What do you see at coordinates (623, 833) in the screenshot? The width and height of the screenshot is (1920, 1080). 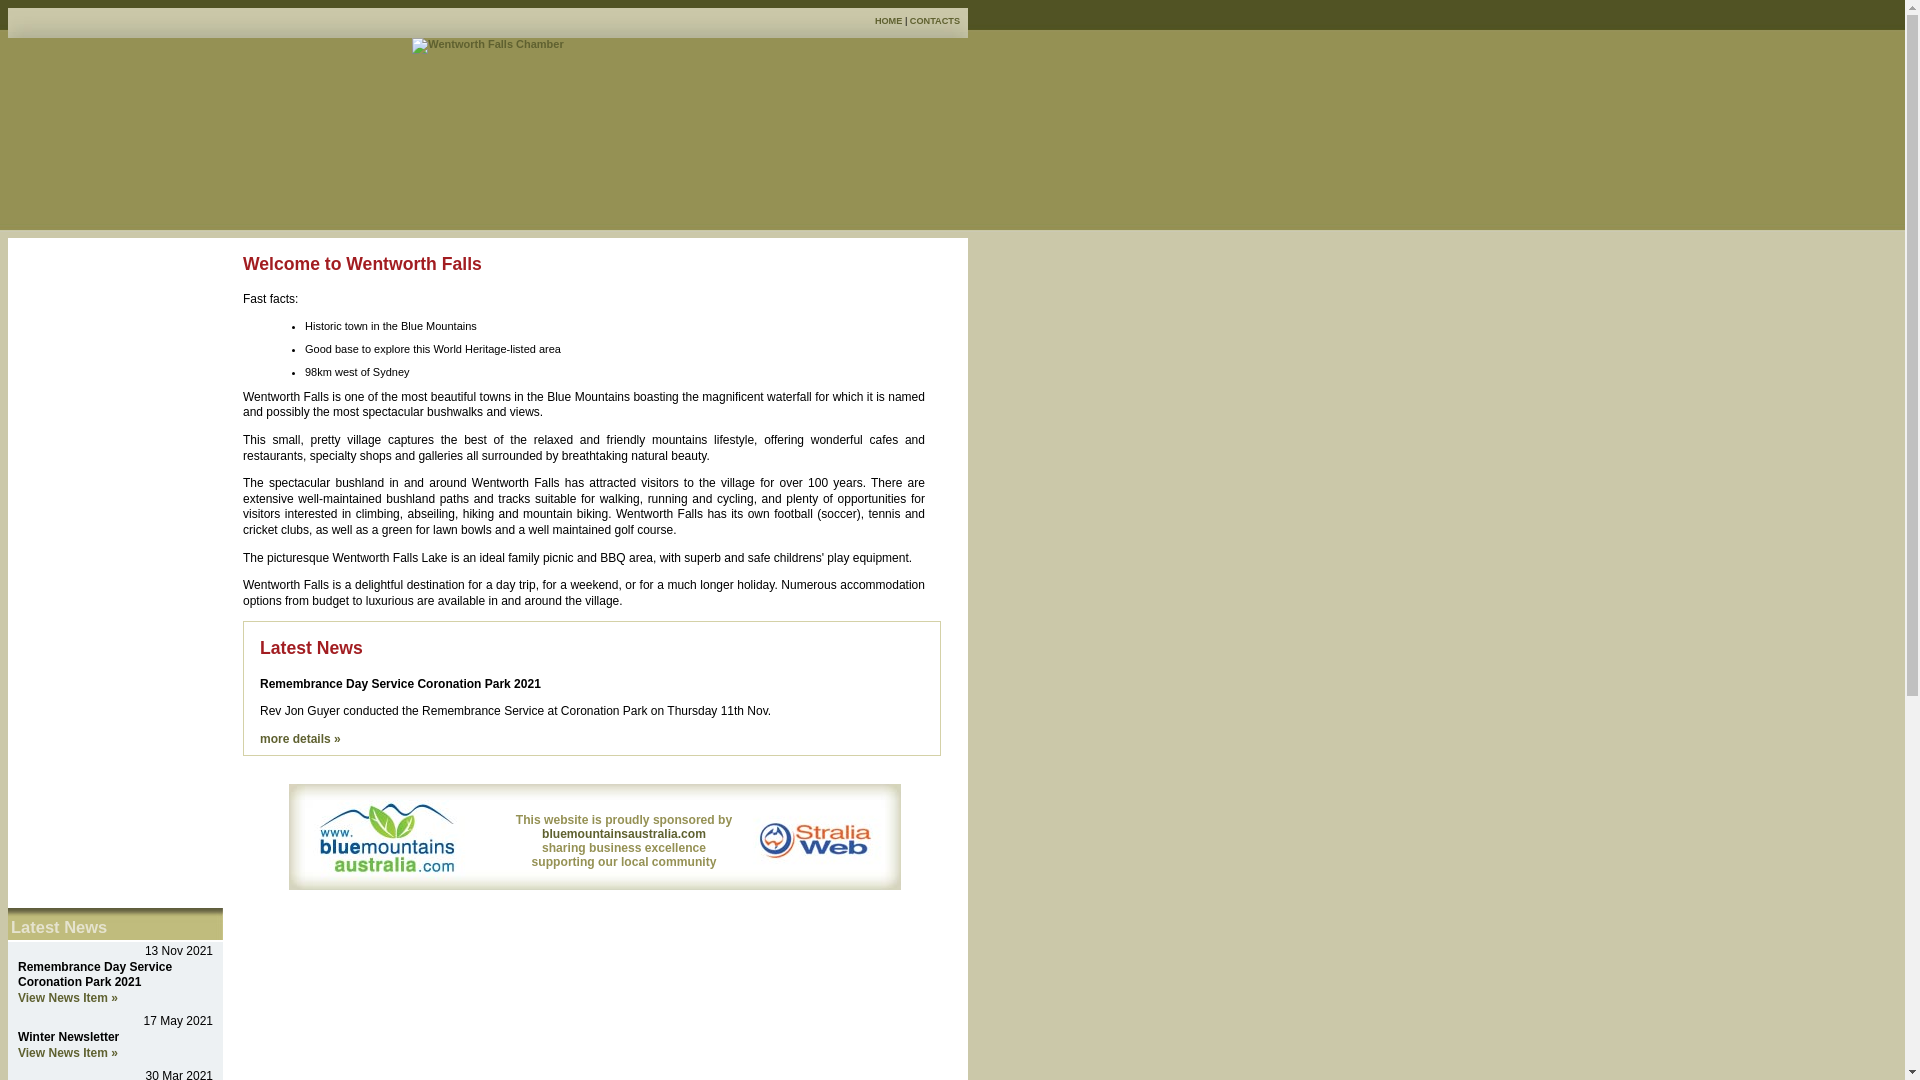 I see `'bluemountainsaustralia.com'` at bounding box center [623, 833].